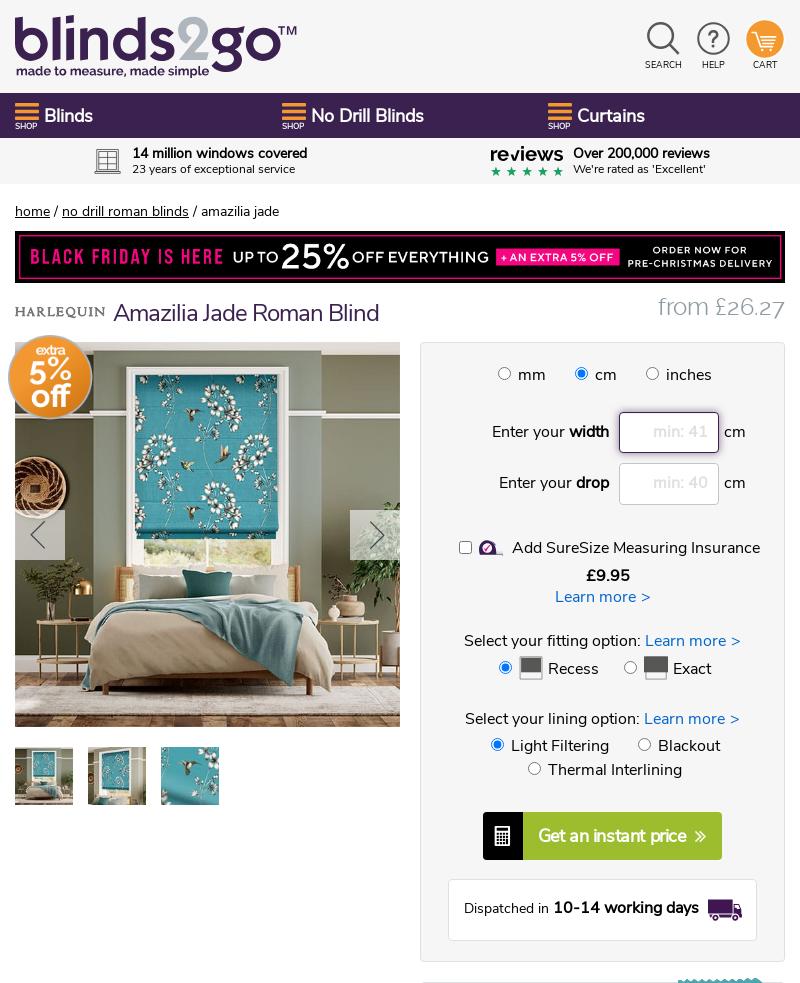 The height and width of the screenshot is (983, 800). Describe the element at coordinates (80, 961) in the screenshot. I see `'BACK TO TOP'` at that location.